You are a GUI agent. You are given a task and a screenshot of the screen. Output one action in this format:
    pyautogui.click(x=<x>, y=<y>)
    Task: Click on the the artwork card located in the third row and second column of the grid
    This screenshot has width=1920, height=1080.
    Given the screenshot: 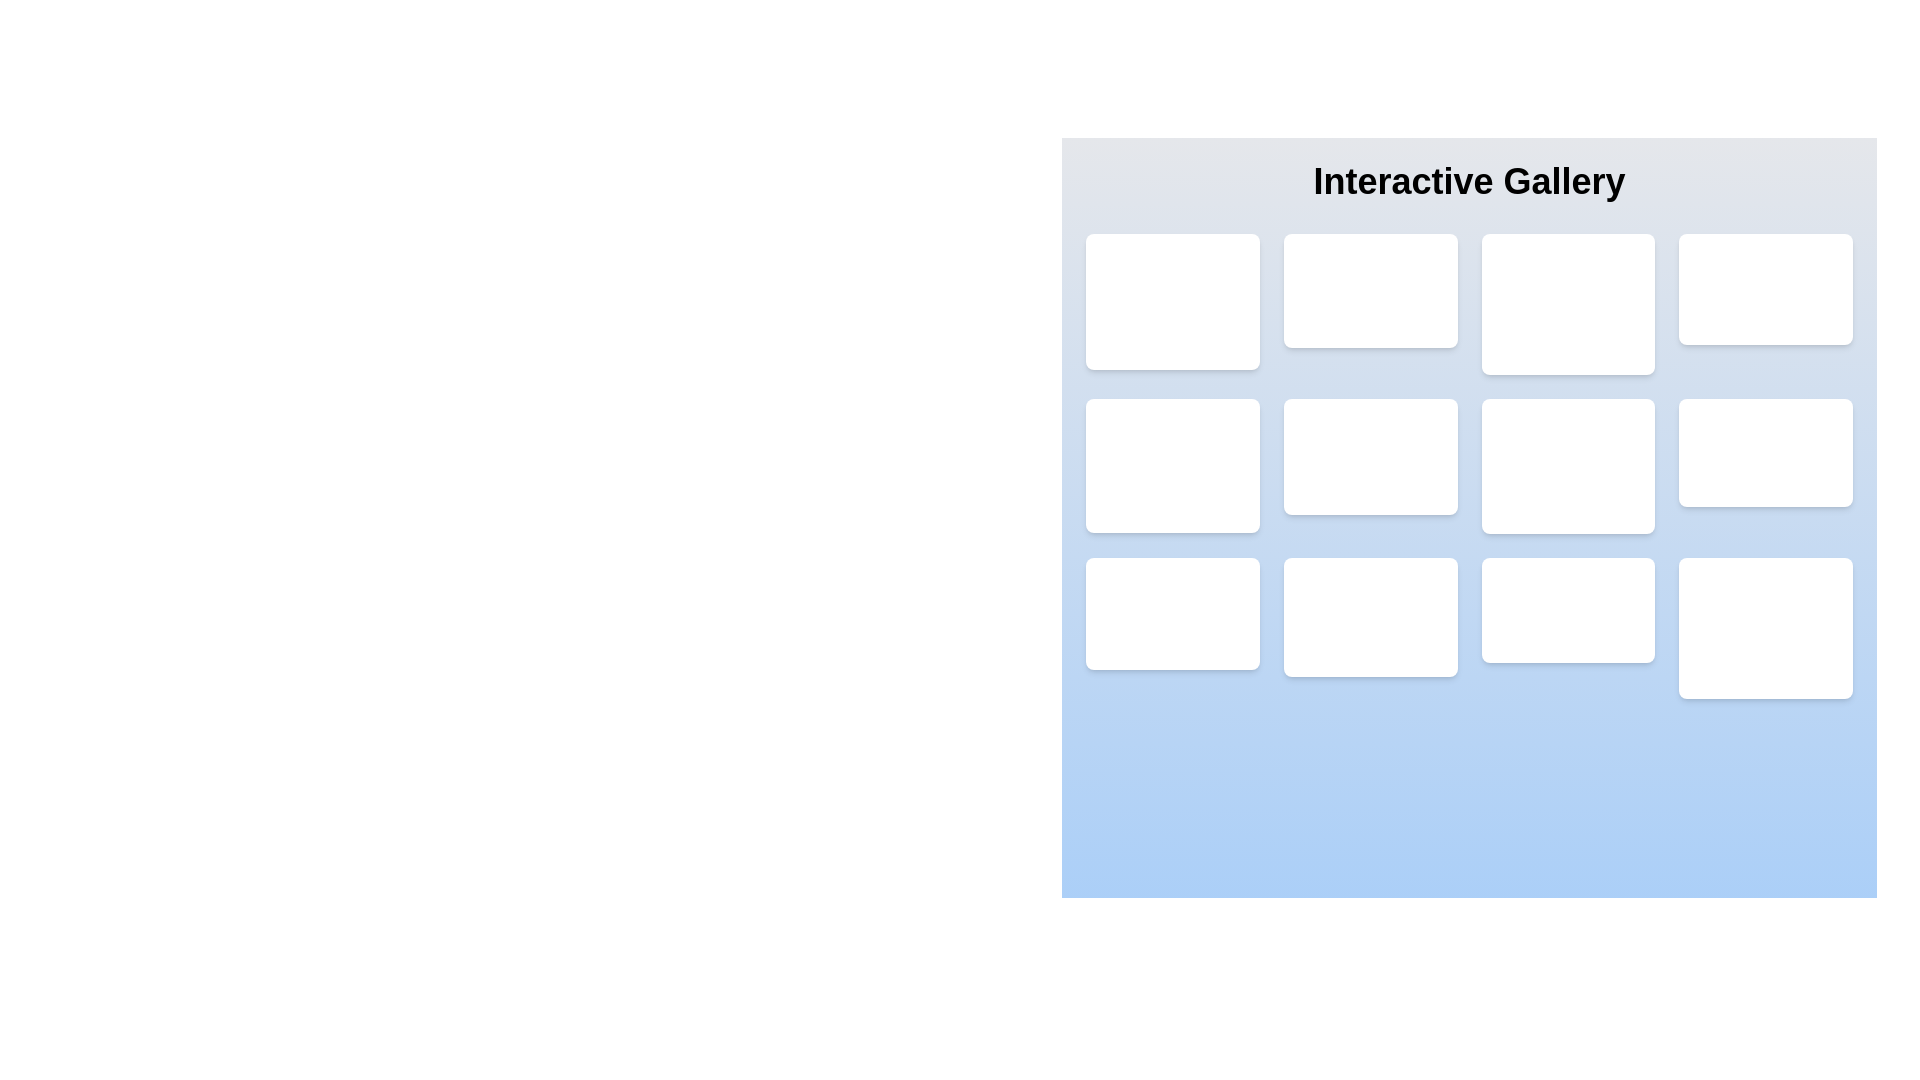 What is the action you would take?
    pyautogui.click(x=1567, y=466)
    